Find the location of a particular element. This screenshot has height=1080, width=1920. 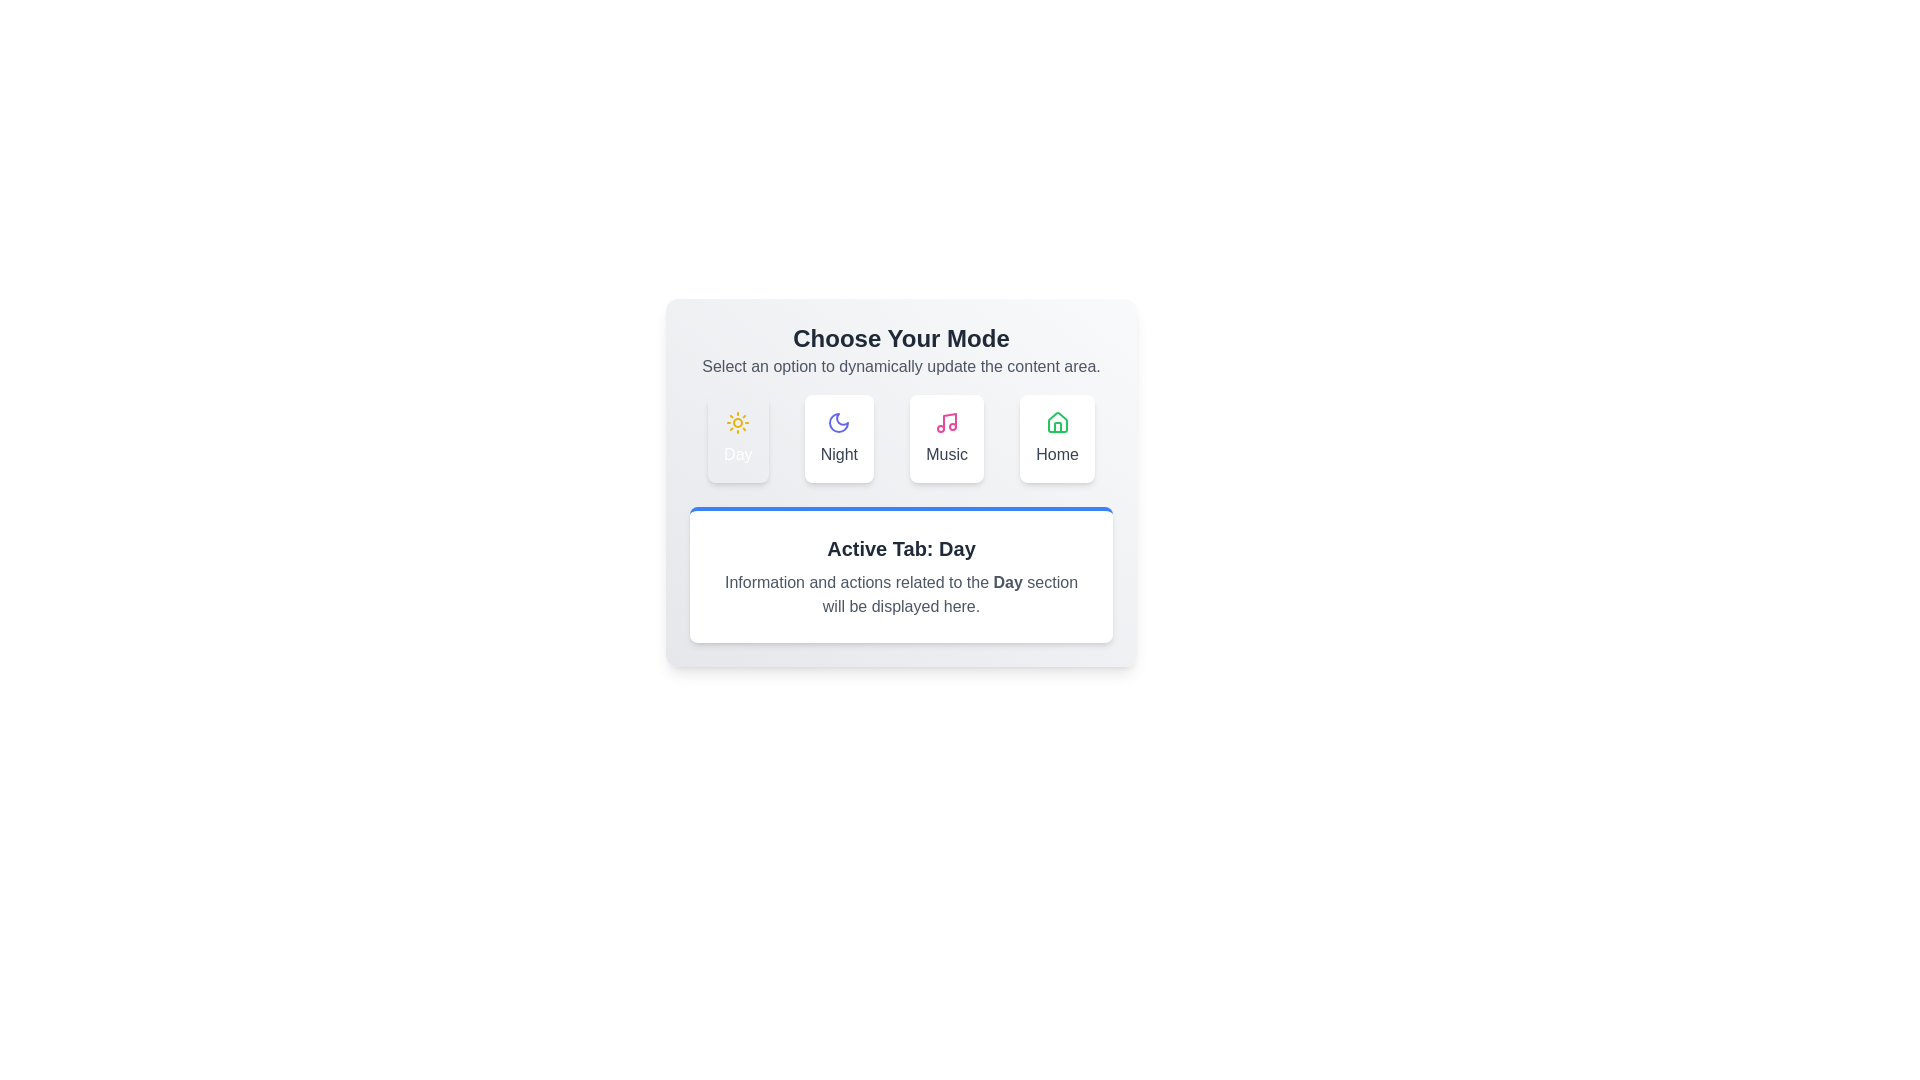

the 'Home' mode icon in the fourth position of the 'Choose Your Mode' icon group is located at coordinates (1056, 421).